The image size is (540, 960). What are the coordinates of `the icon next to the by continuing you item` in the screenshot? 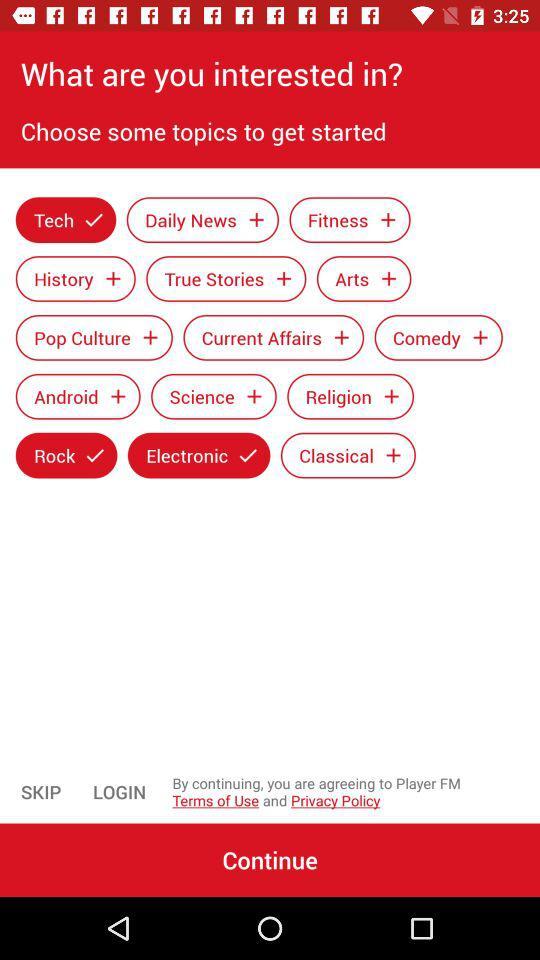 It's located at (119, 792).